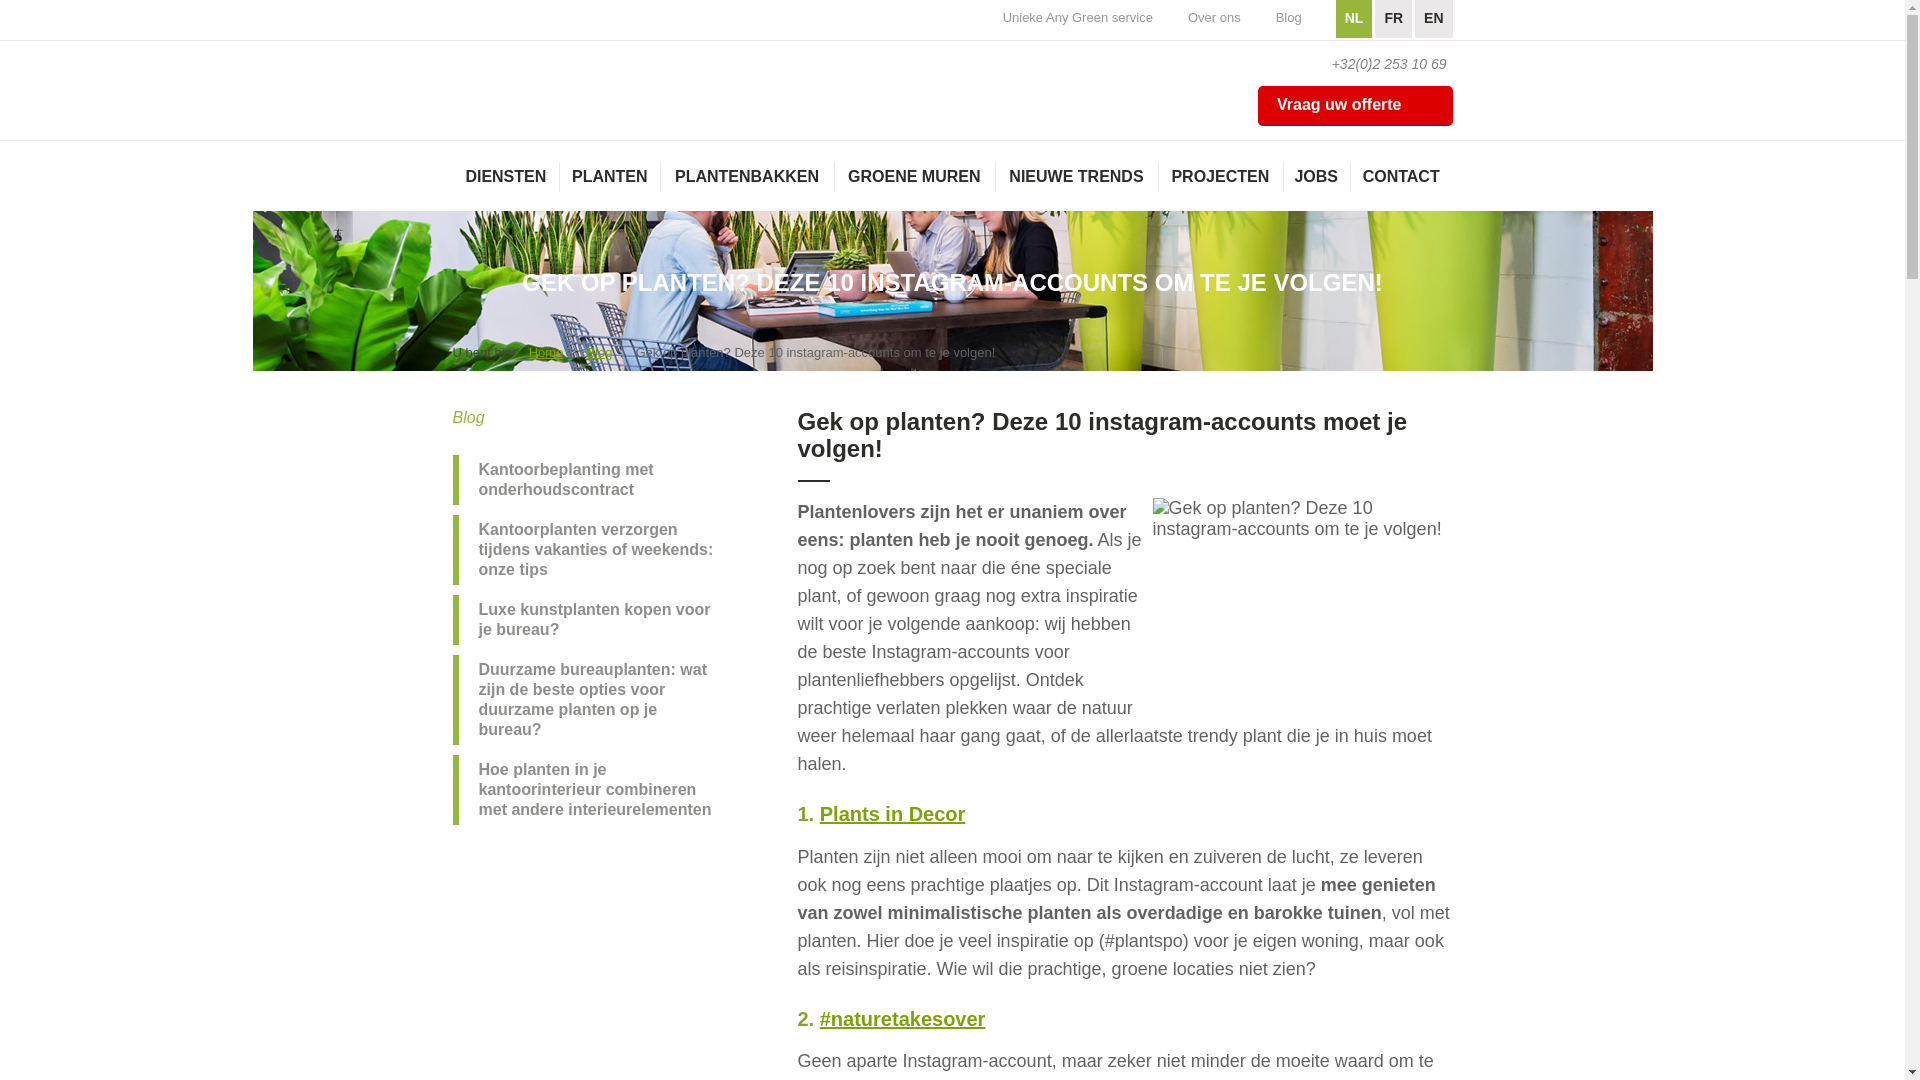 The height and width of the screenshot is (1080, 1920). Describe the element at coordinates (450, 186) in the screenshot. I see `'DIENSTEN'` at that location.